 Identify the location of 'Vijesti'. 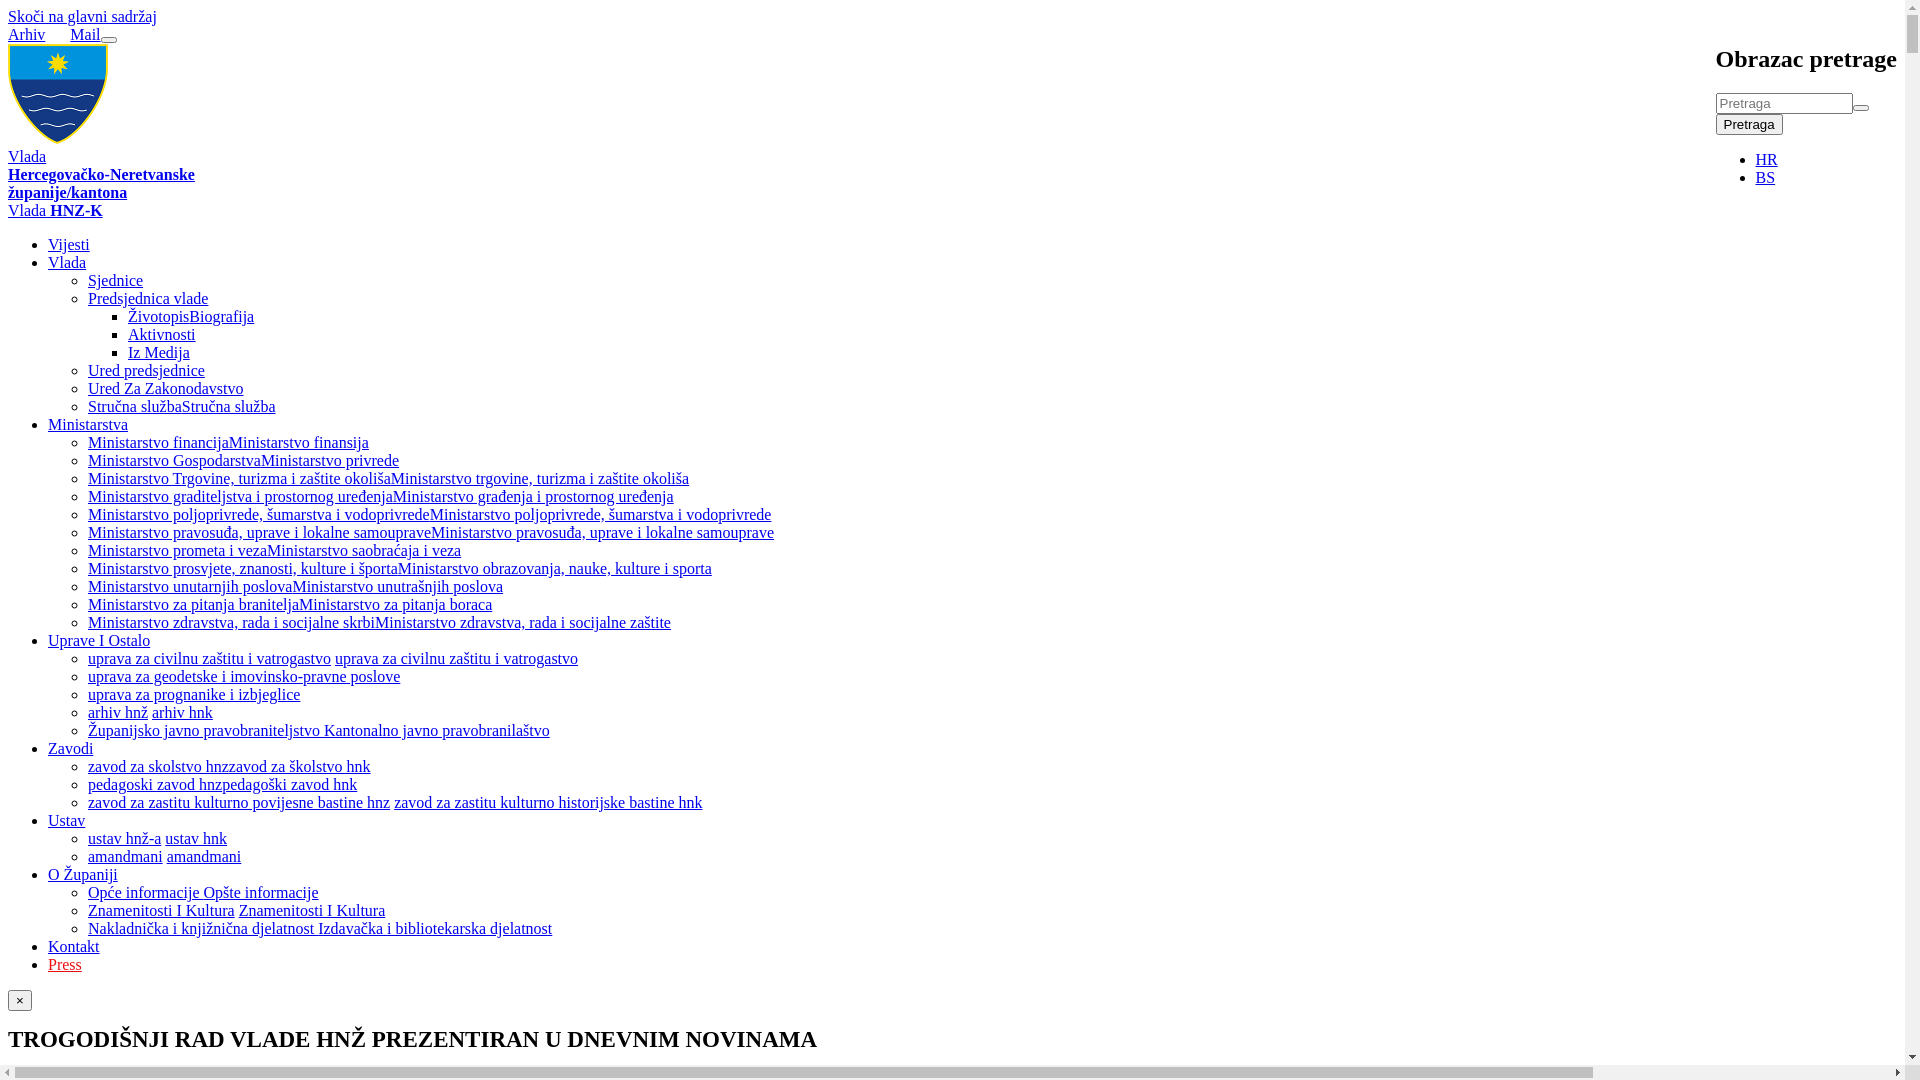
(68, 243).